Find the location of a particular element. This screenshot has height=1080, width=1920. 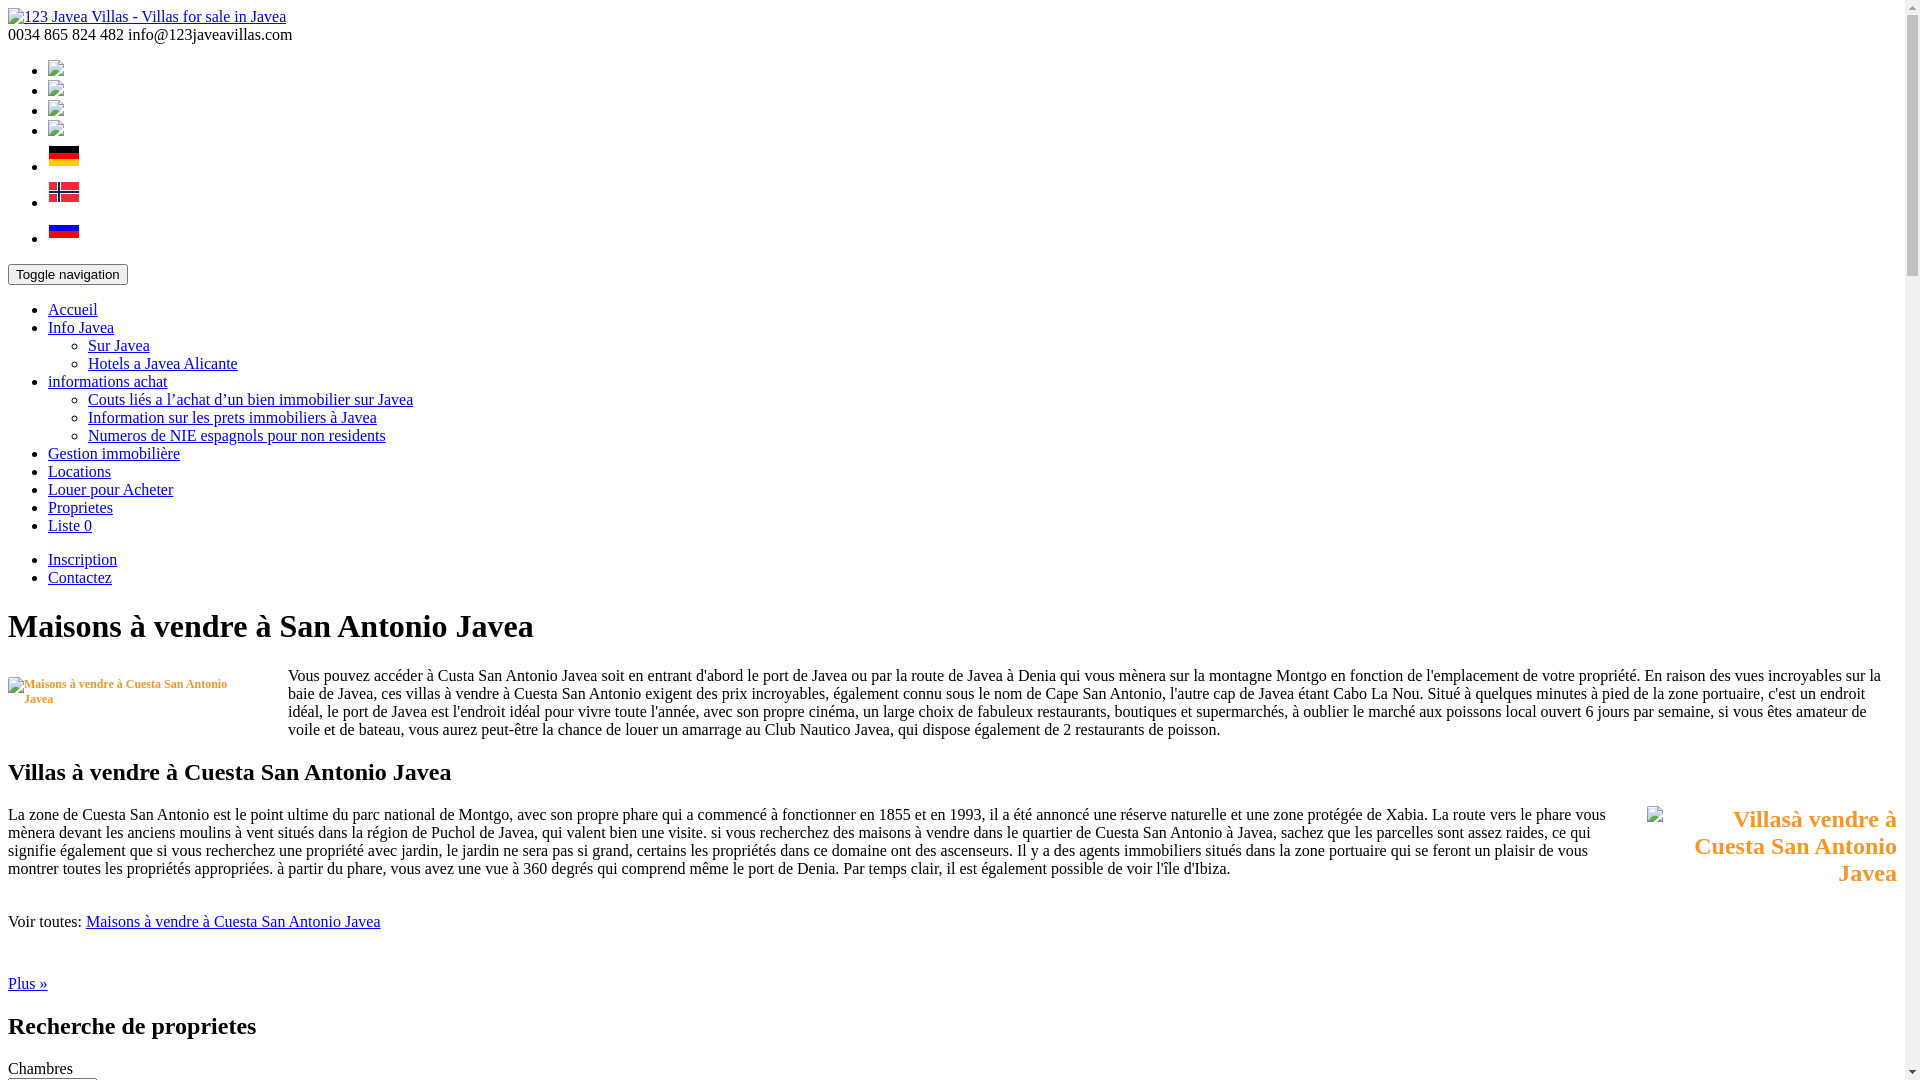

'informations achat' is located at coordinates (106, 381).